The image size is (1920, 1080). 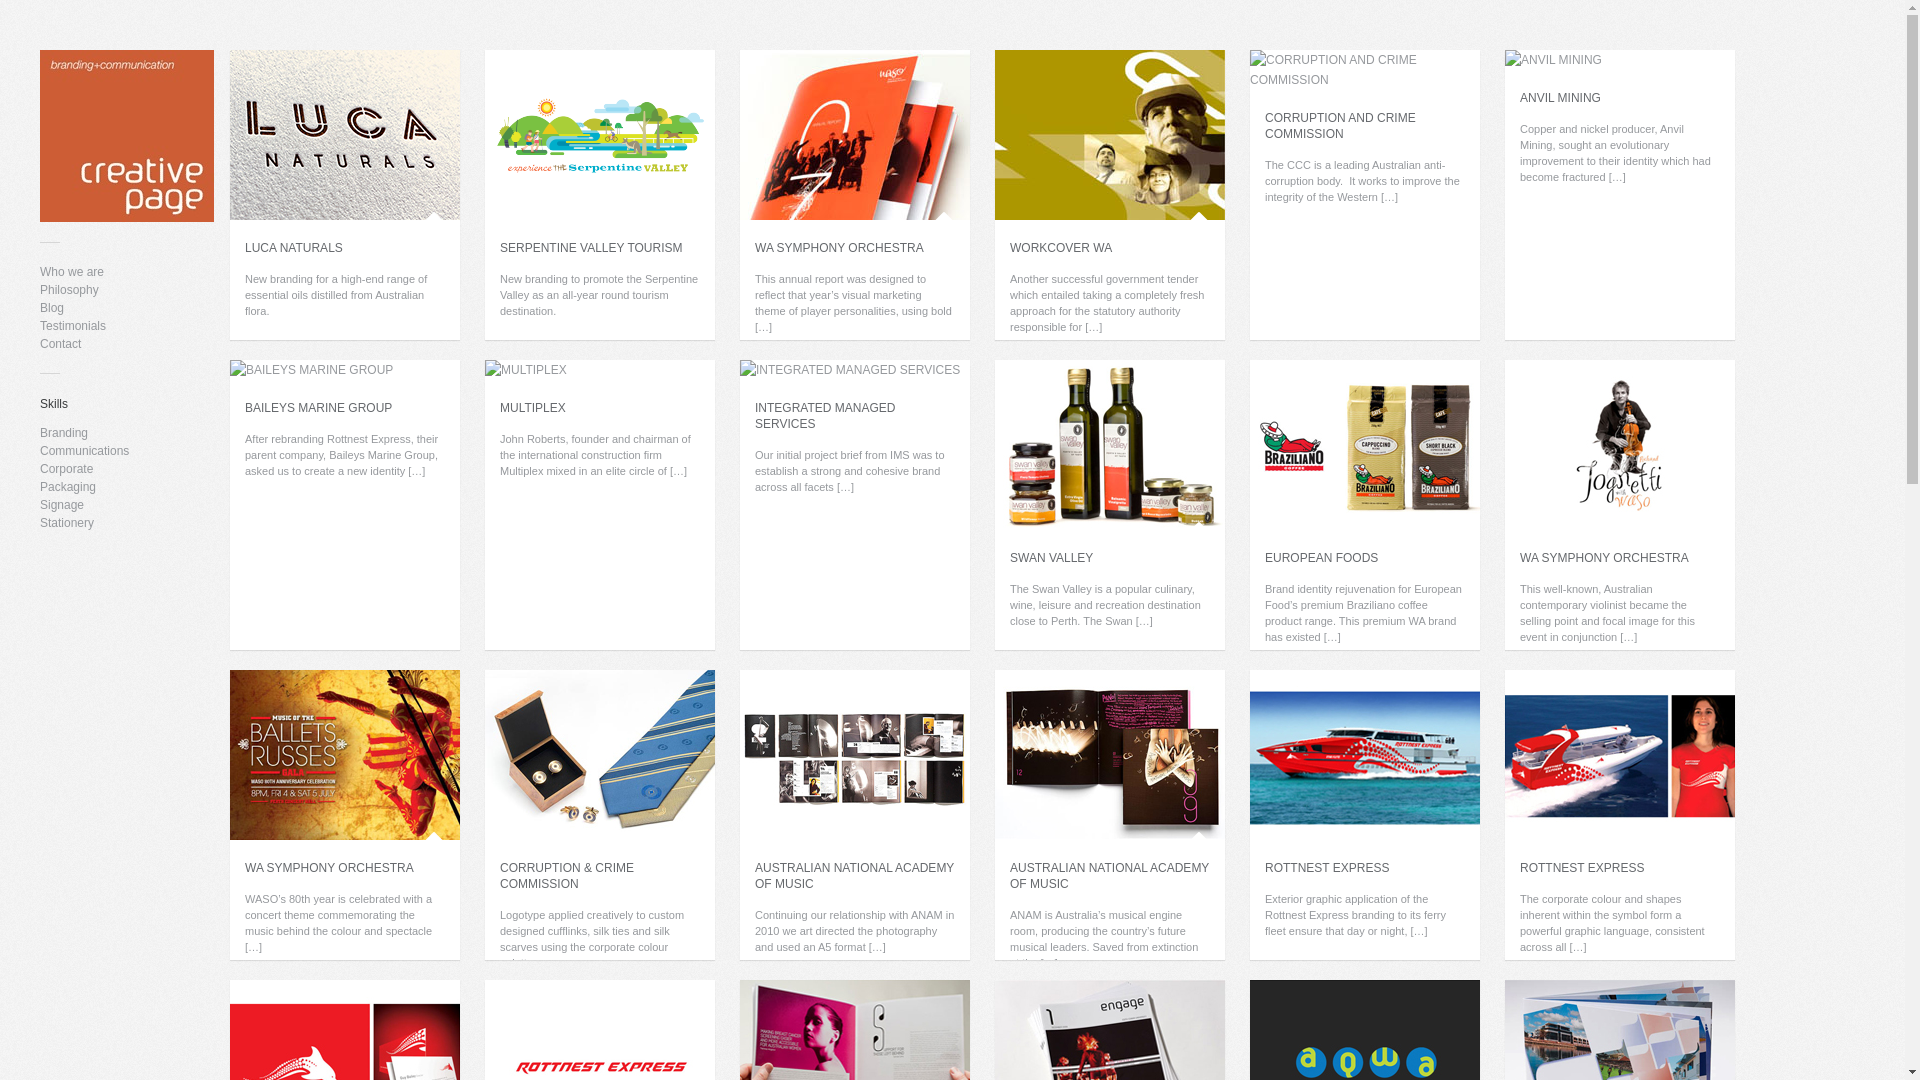 I want to click on 'Stationery', so click(x=67, y=522).